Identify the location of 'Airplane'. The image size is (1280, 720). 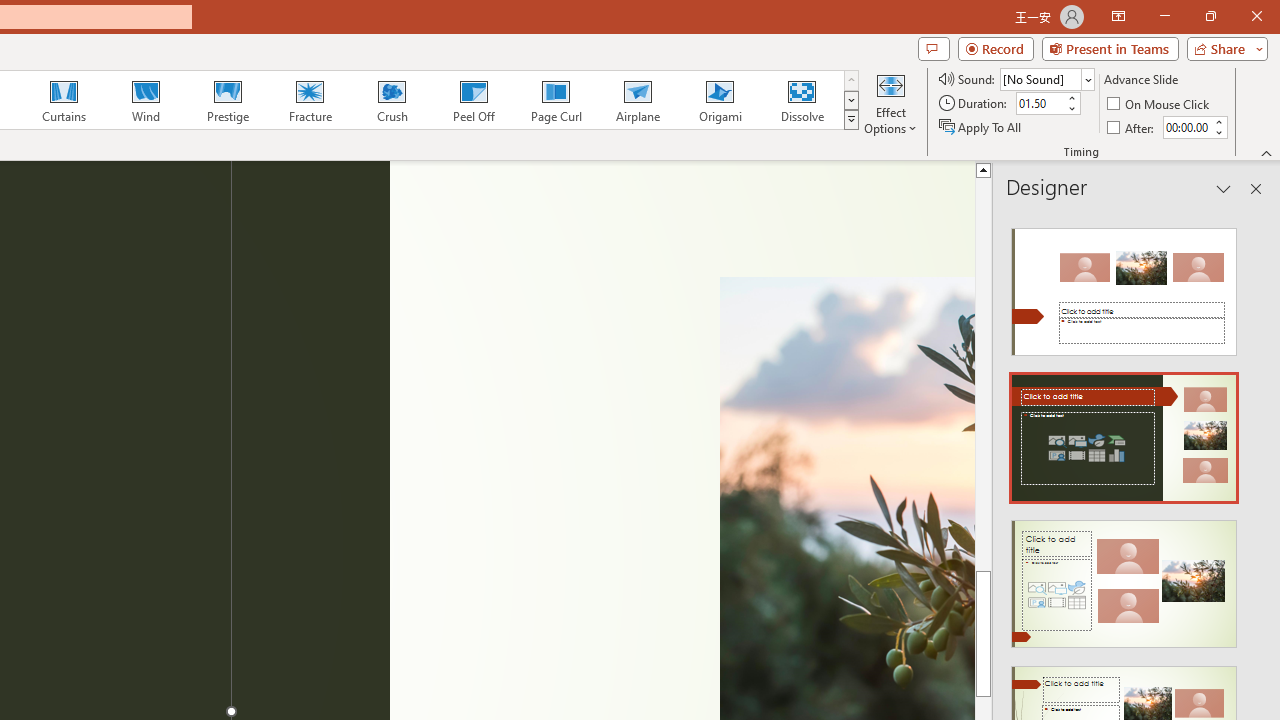
(636, 100).